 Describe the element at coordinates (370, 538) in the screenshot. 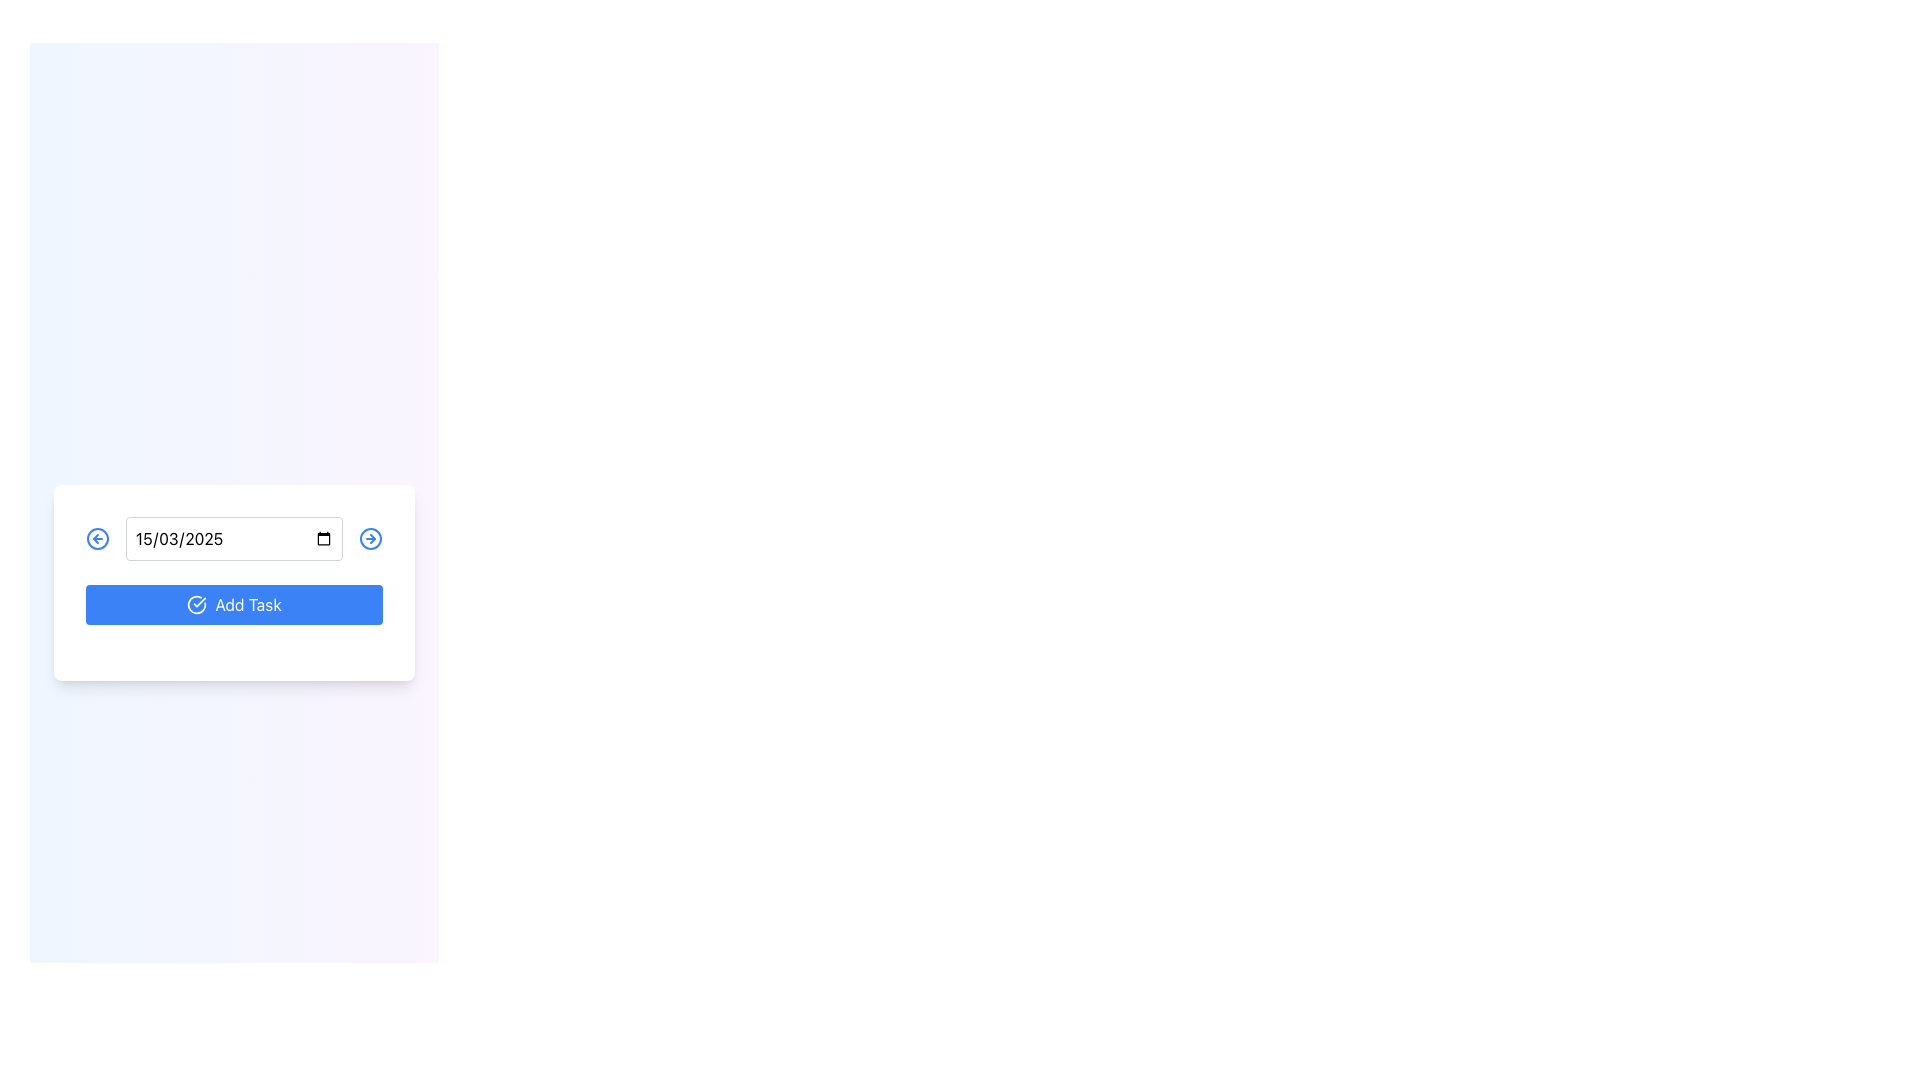

I see `the navigation icon located at the right end of the toolbar` at that location.